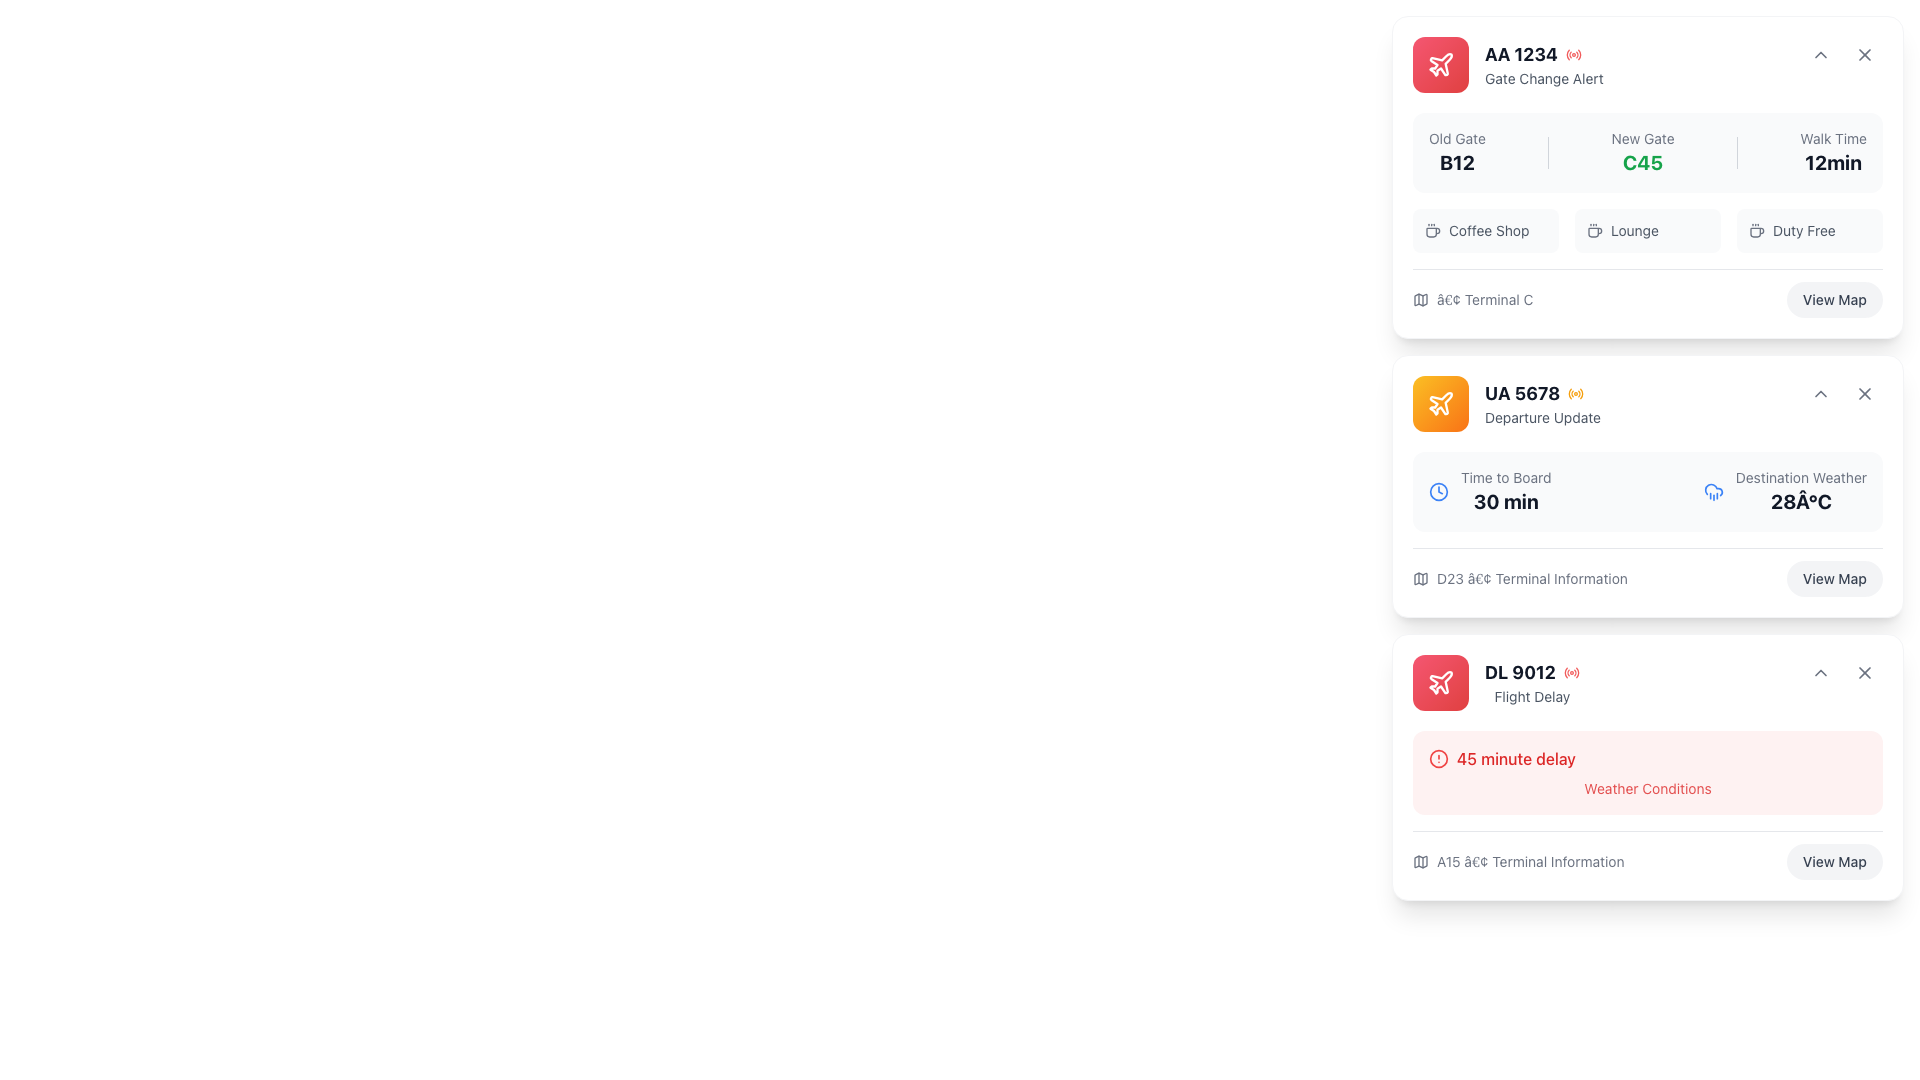 The image size is (1920, 1080). Describe the element at coordinates (1864, 53) in the screenshot. I see `the small gray 'X' icon in the top-right corner of the 'AA 1234' card` at that location.